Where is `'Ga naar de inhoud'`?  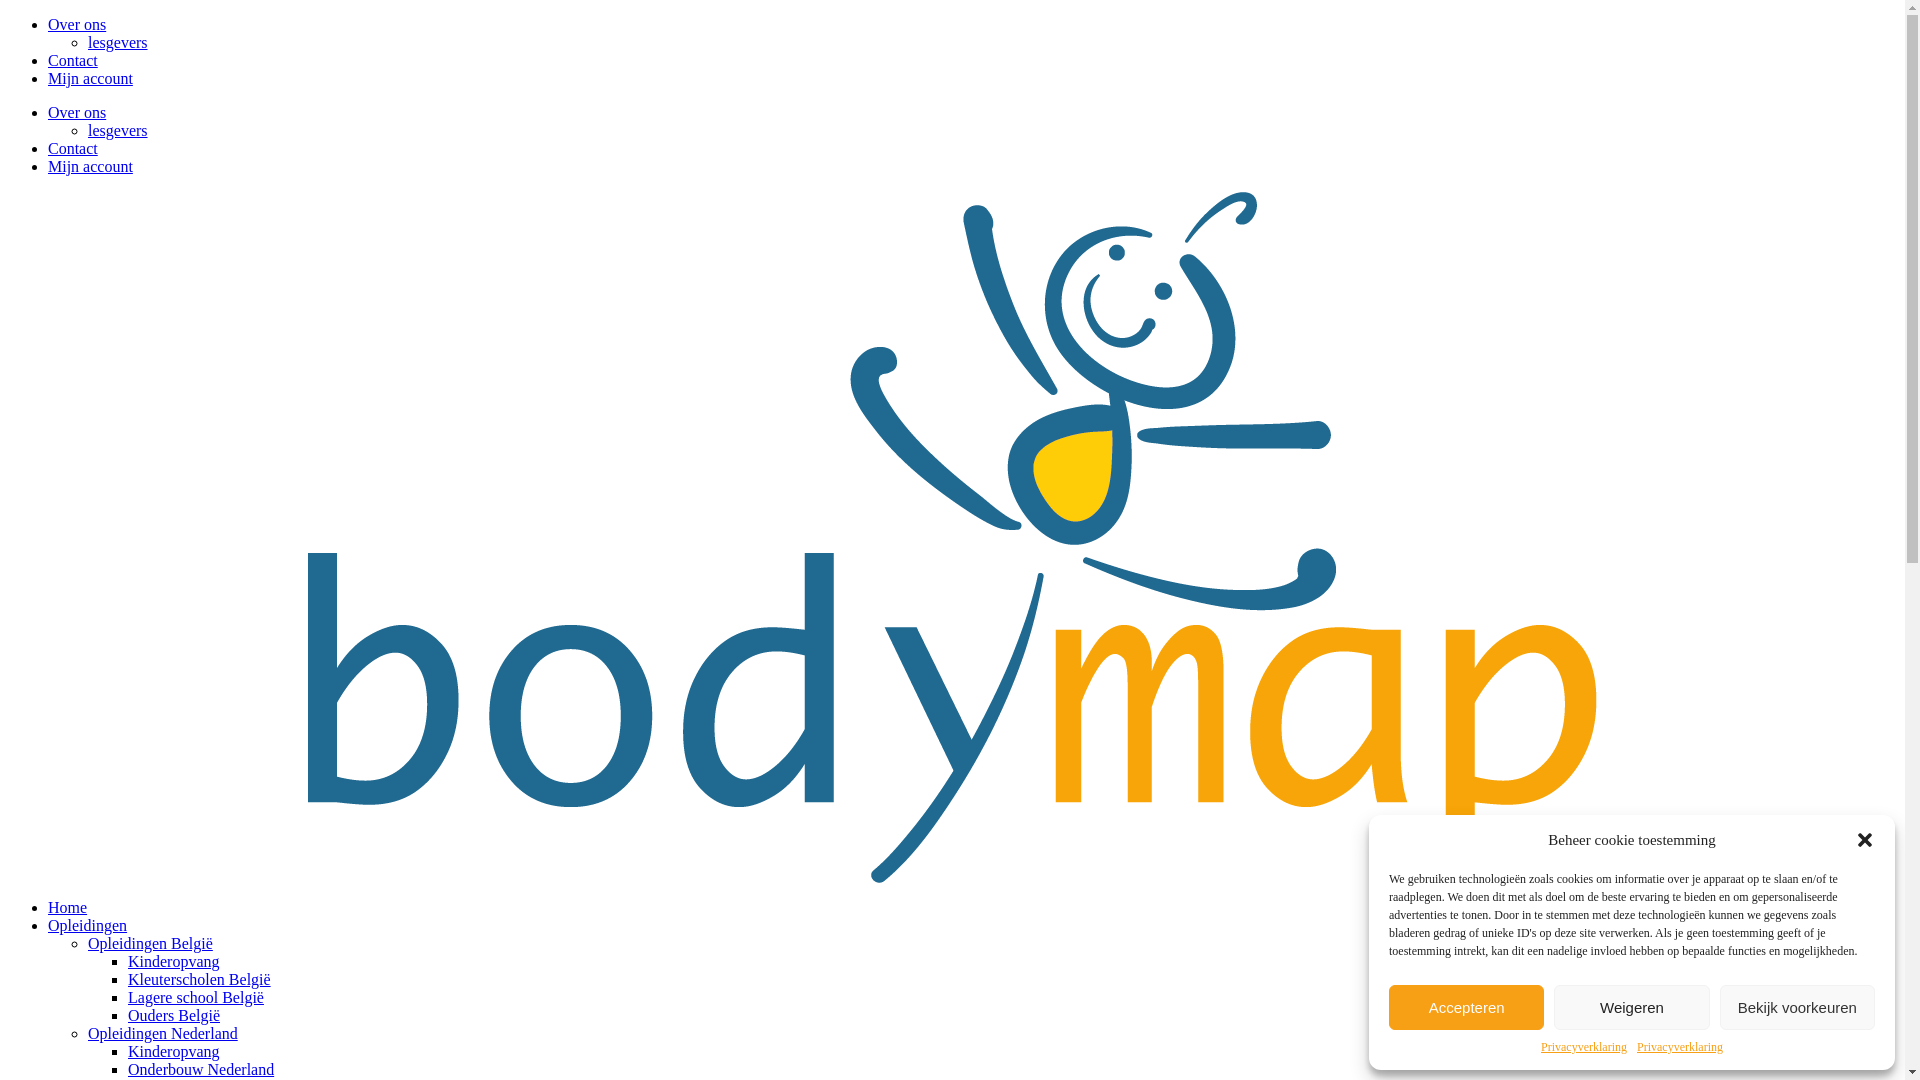 'Ga naar de inhoud' is located at coordinates (6, 15).